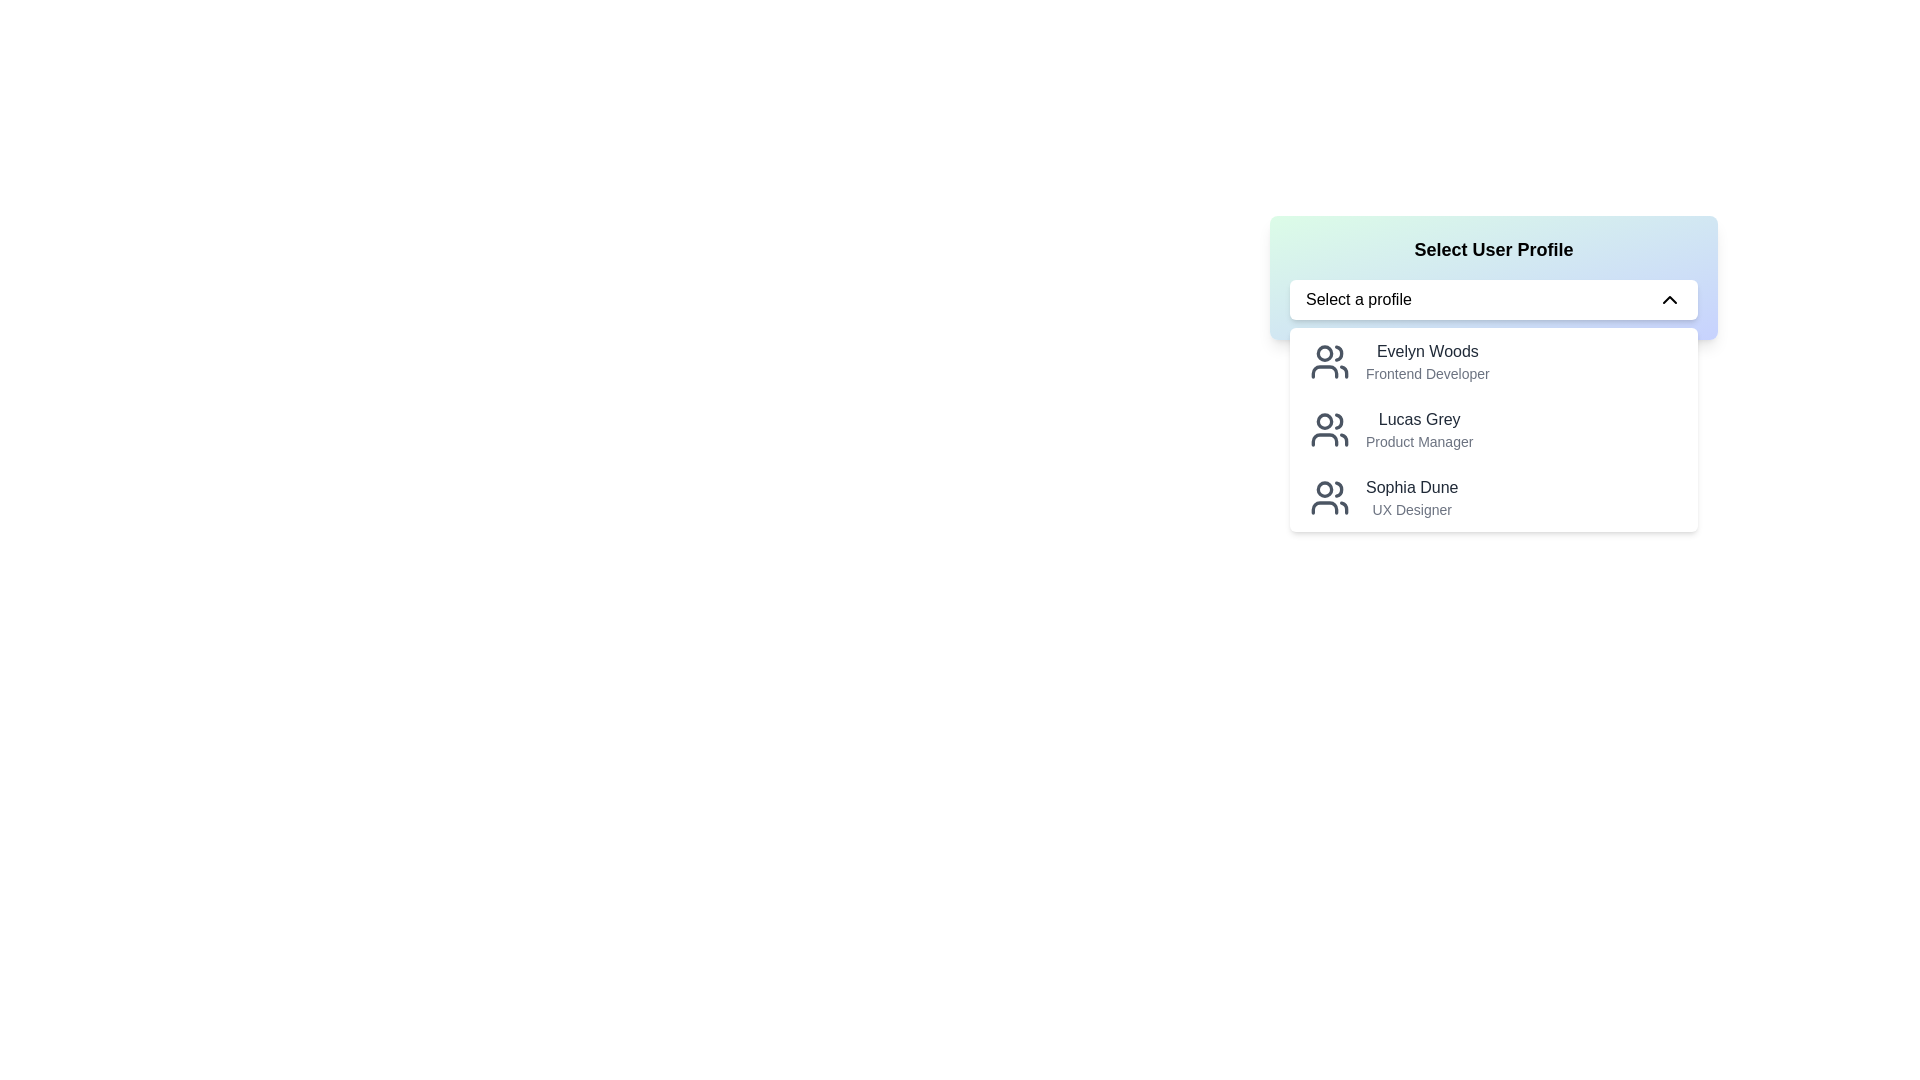 The width and height of the screenshot is (1920, 1080). Describe the element at coordinates (1329, 496) in the screenshot. I see `the SVG icon representing a group of people located to the left of the profile information for 'Sophia Dune UX Designer'` at that location.